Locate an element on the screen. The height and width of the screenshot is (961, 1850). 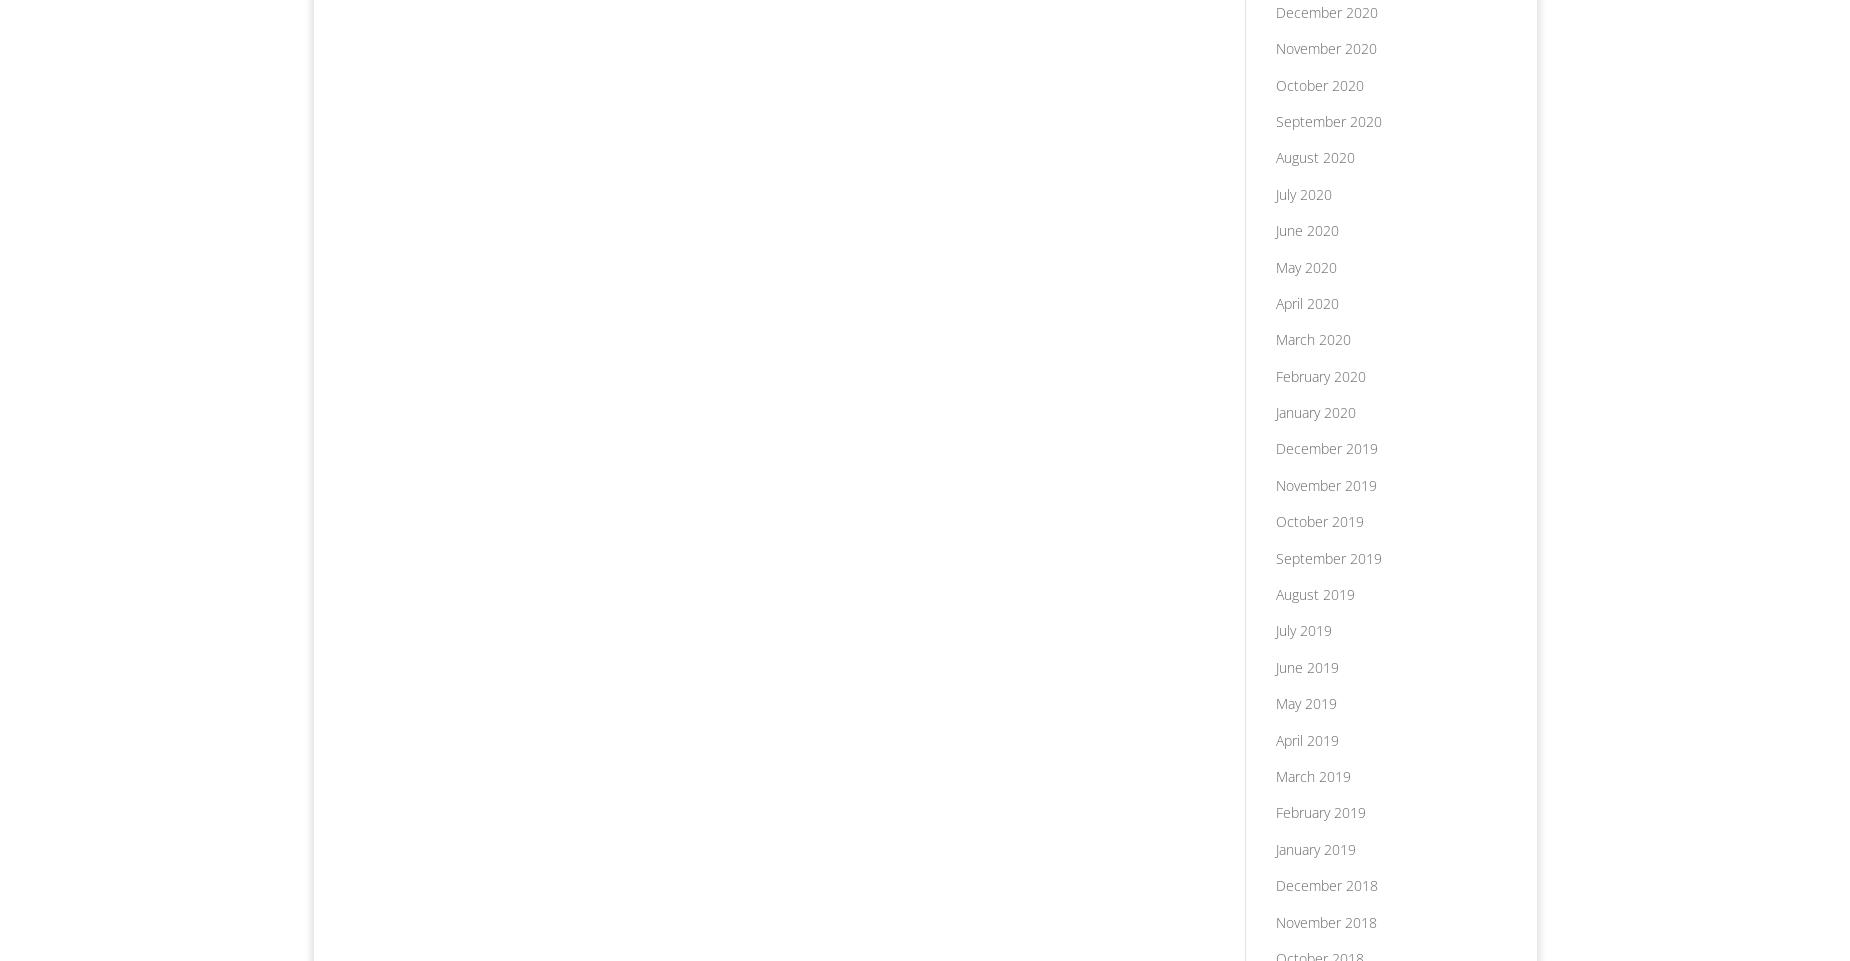
'October 2020' is located at coordinates (1318, 84).